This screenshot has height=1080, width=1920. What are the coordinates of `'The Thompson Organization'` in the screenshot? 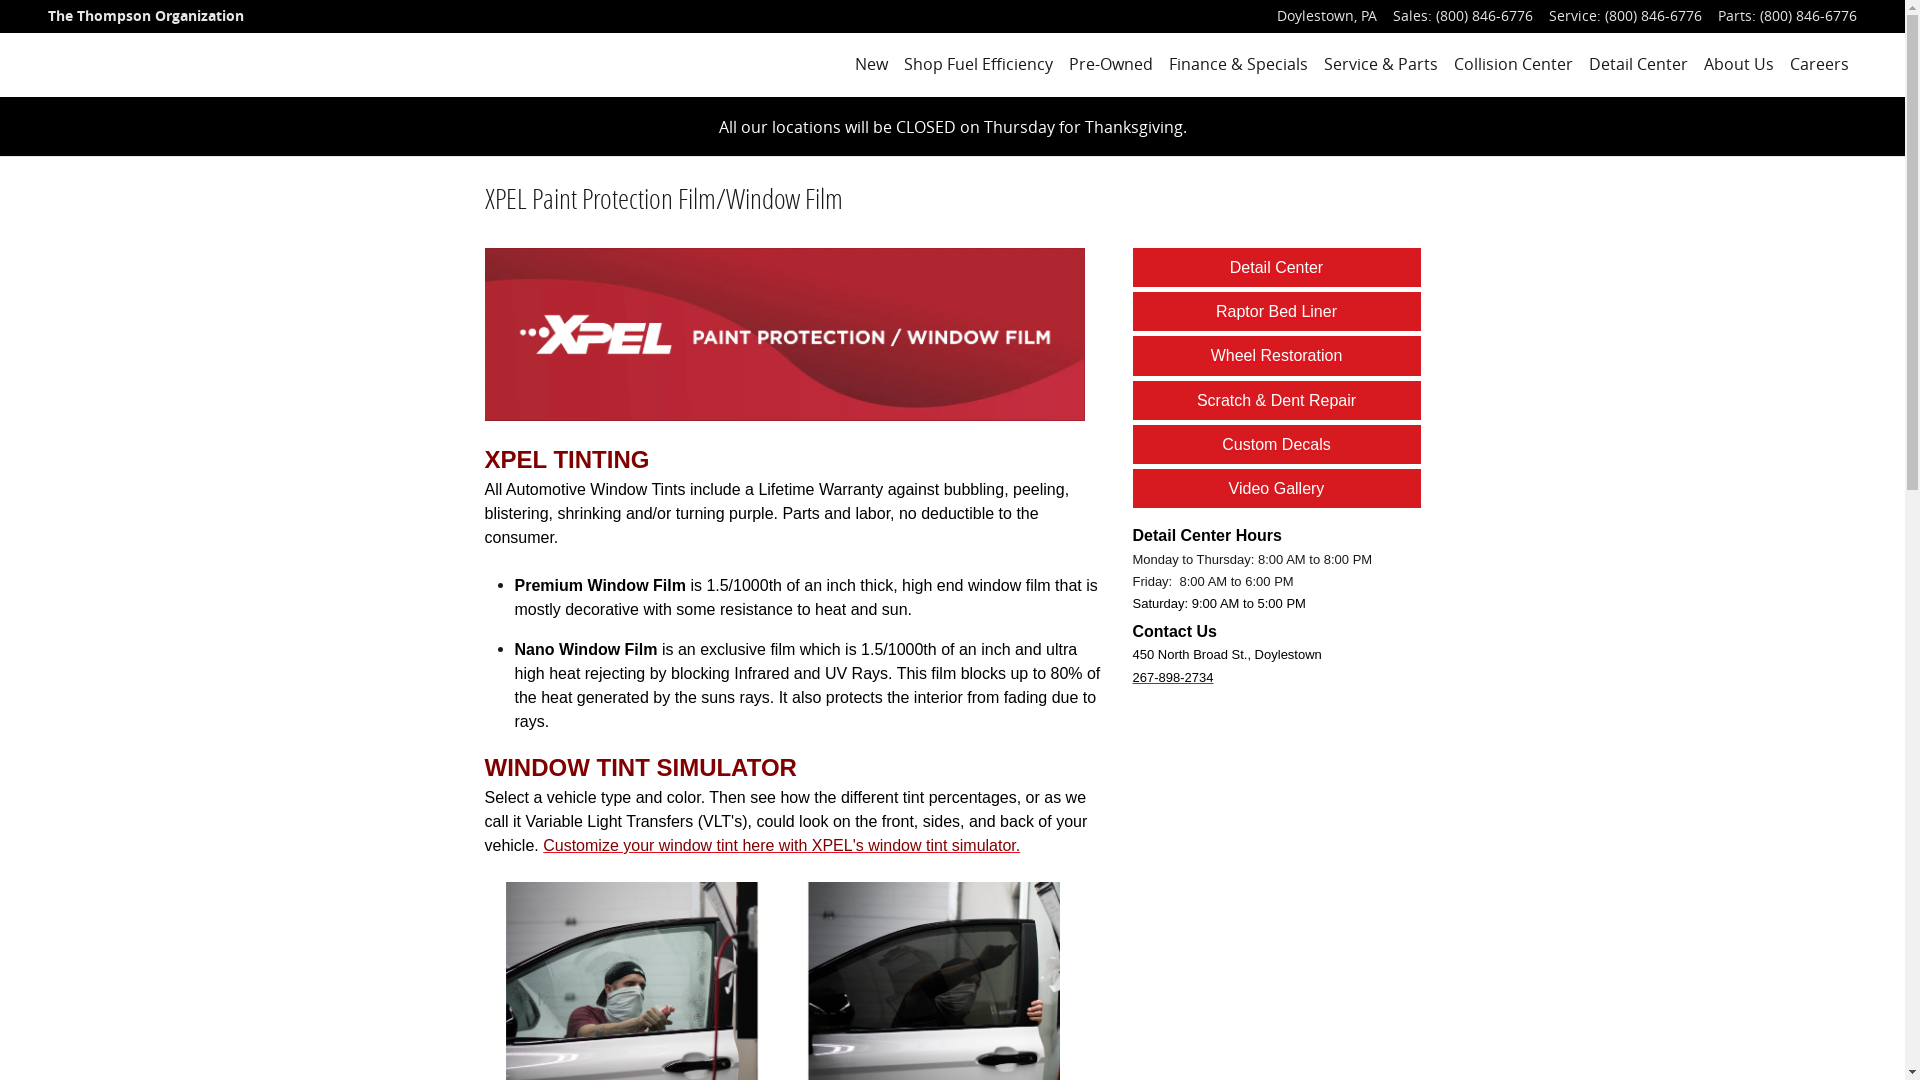 It's located at (48, 15).